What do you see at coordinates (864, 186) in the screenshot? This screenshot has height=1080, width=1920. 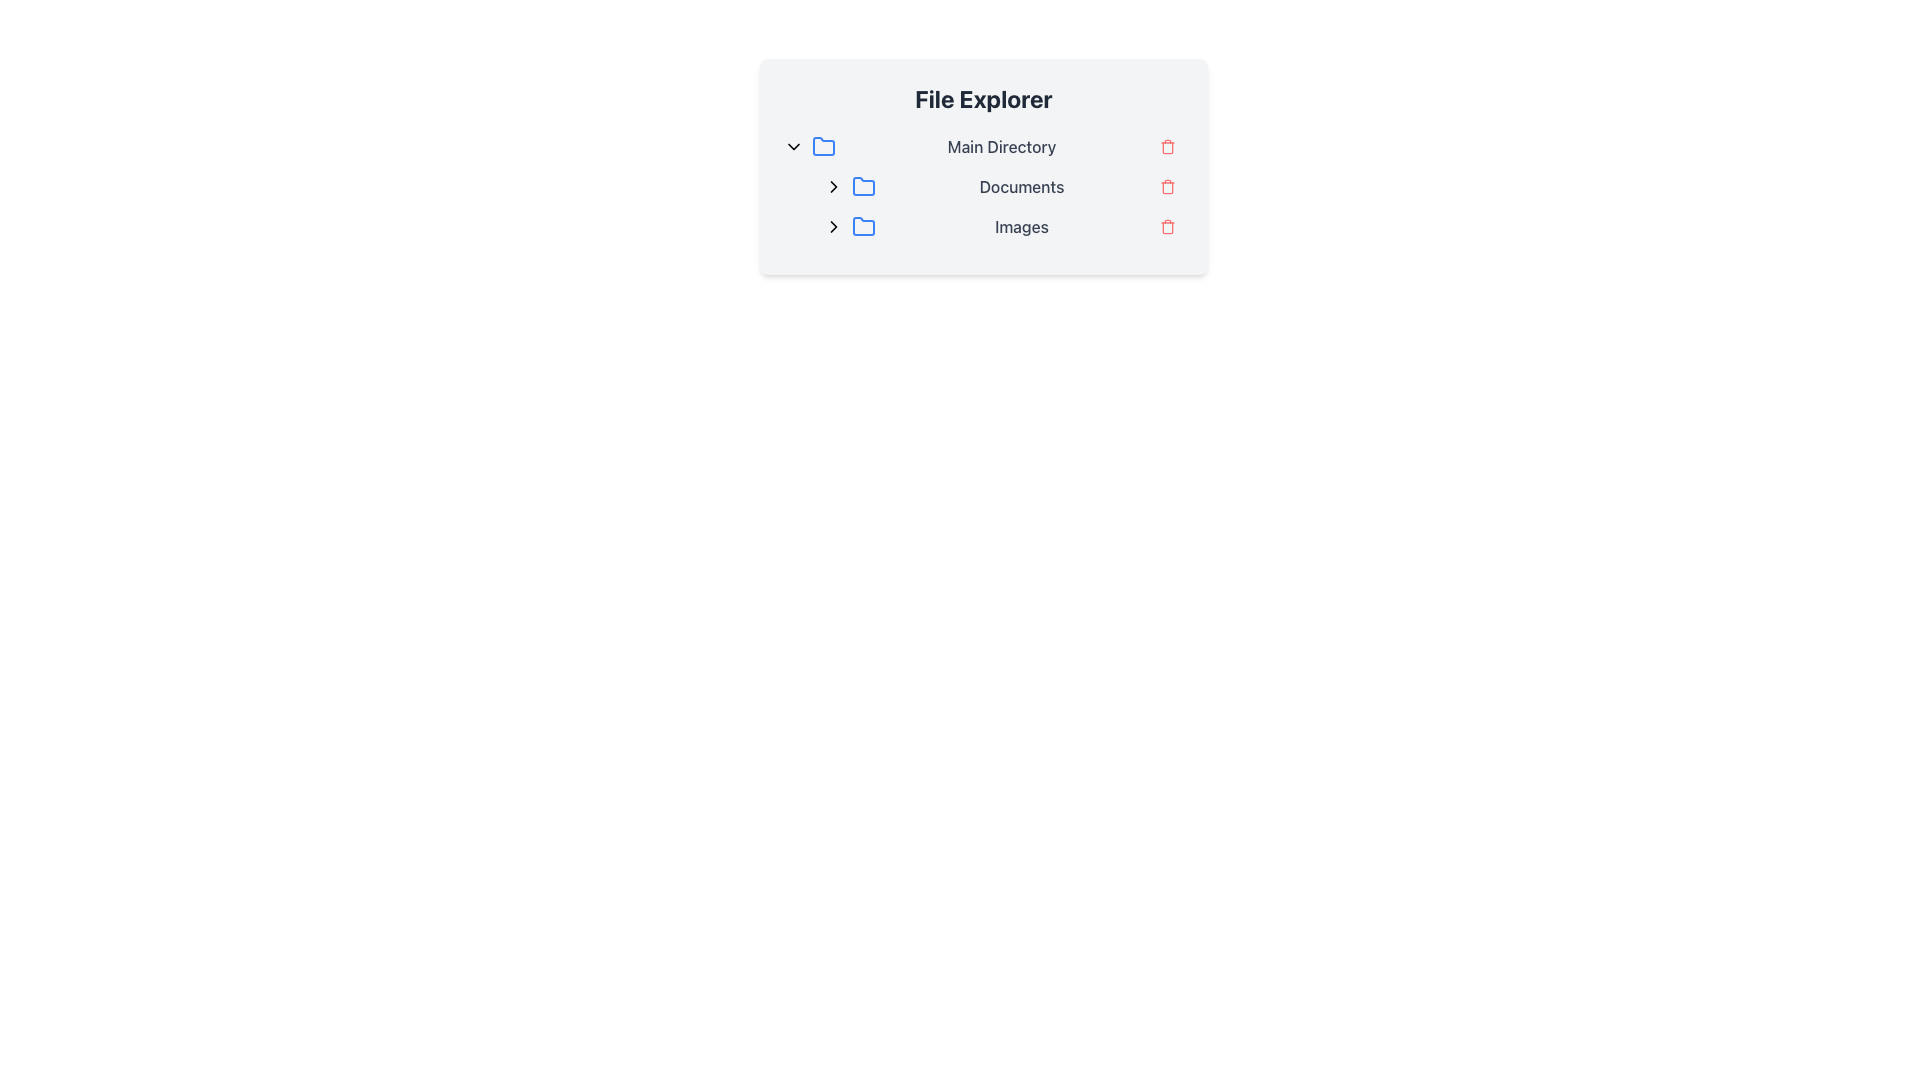 I see `the folder icon, which is blue with rounded edges and located to the left of the text 'Documents' in the file explorer-like UI` at bounding box center [864, 186].